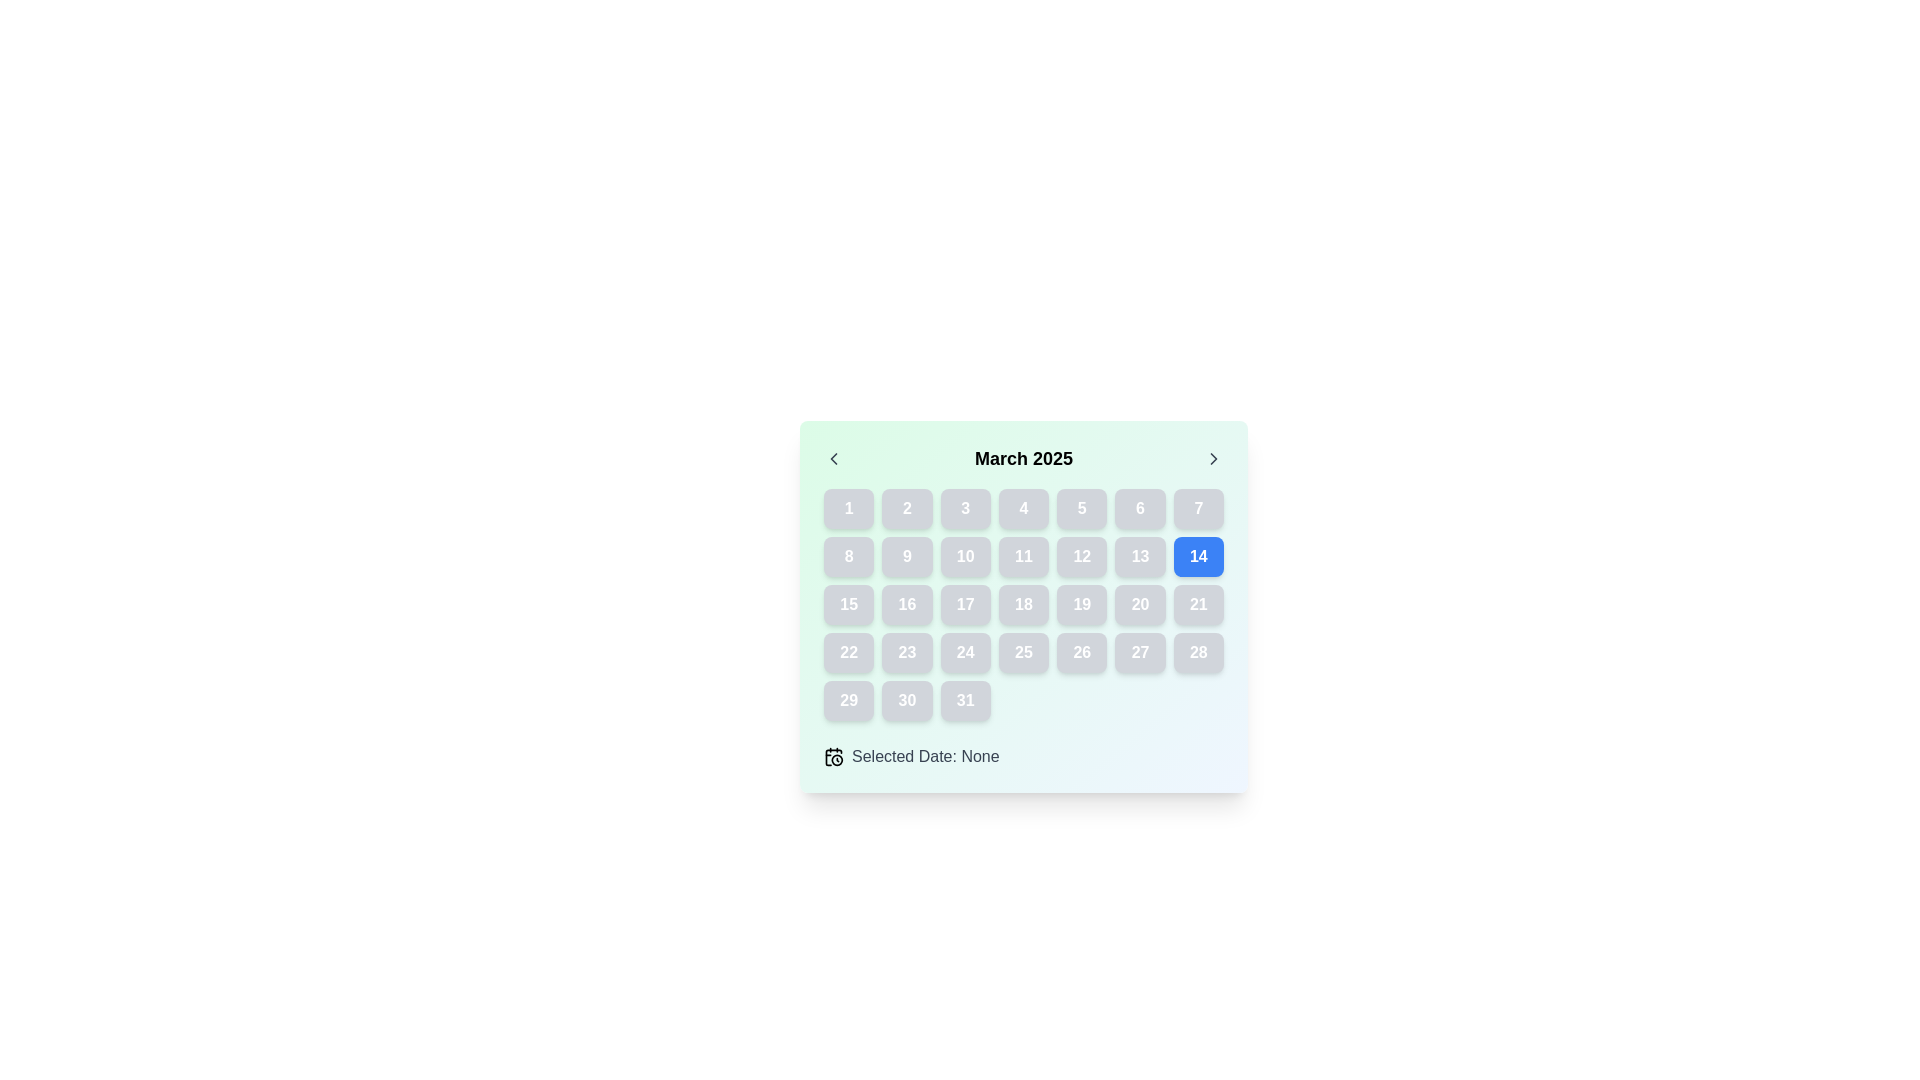  I want to click on the button labeled '19' with a gray background and rounded corners, so click(1081, 604).